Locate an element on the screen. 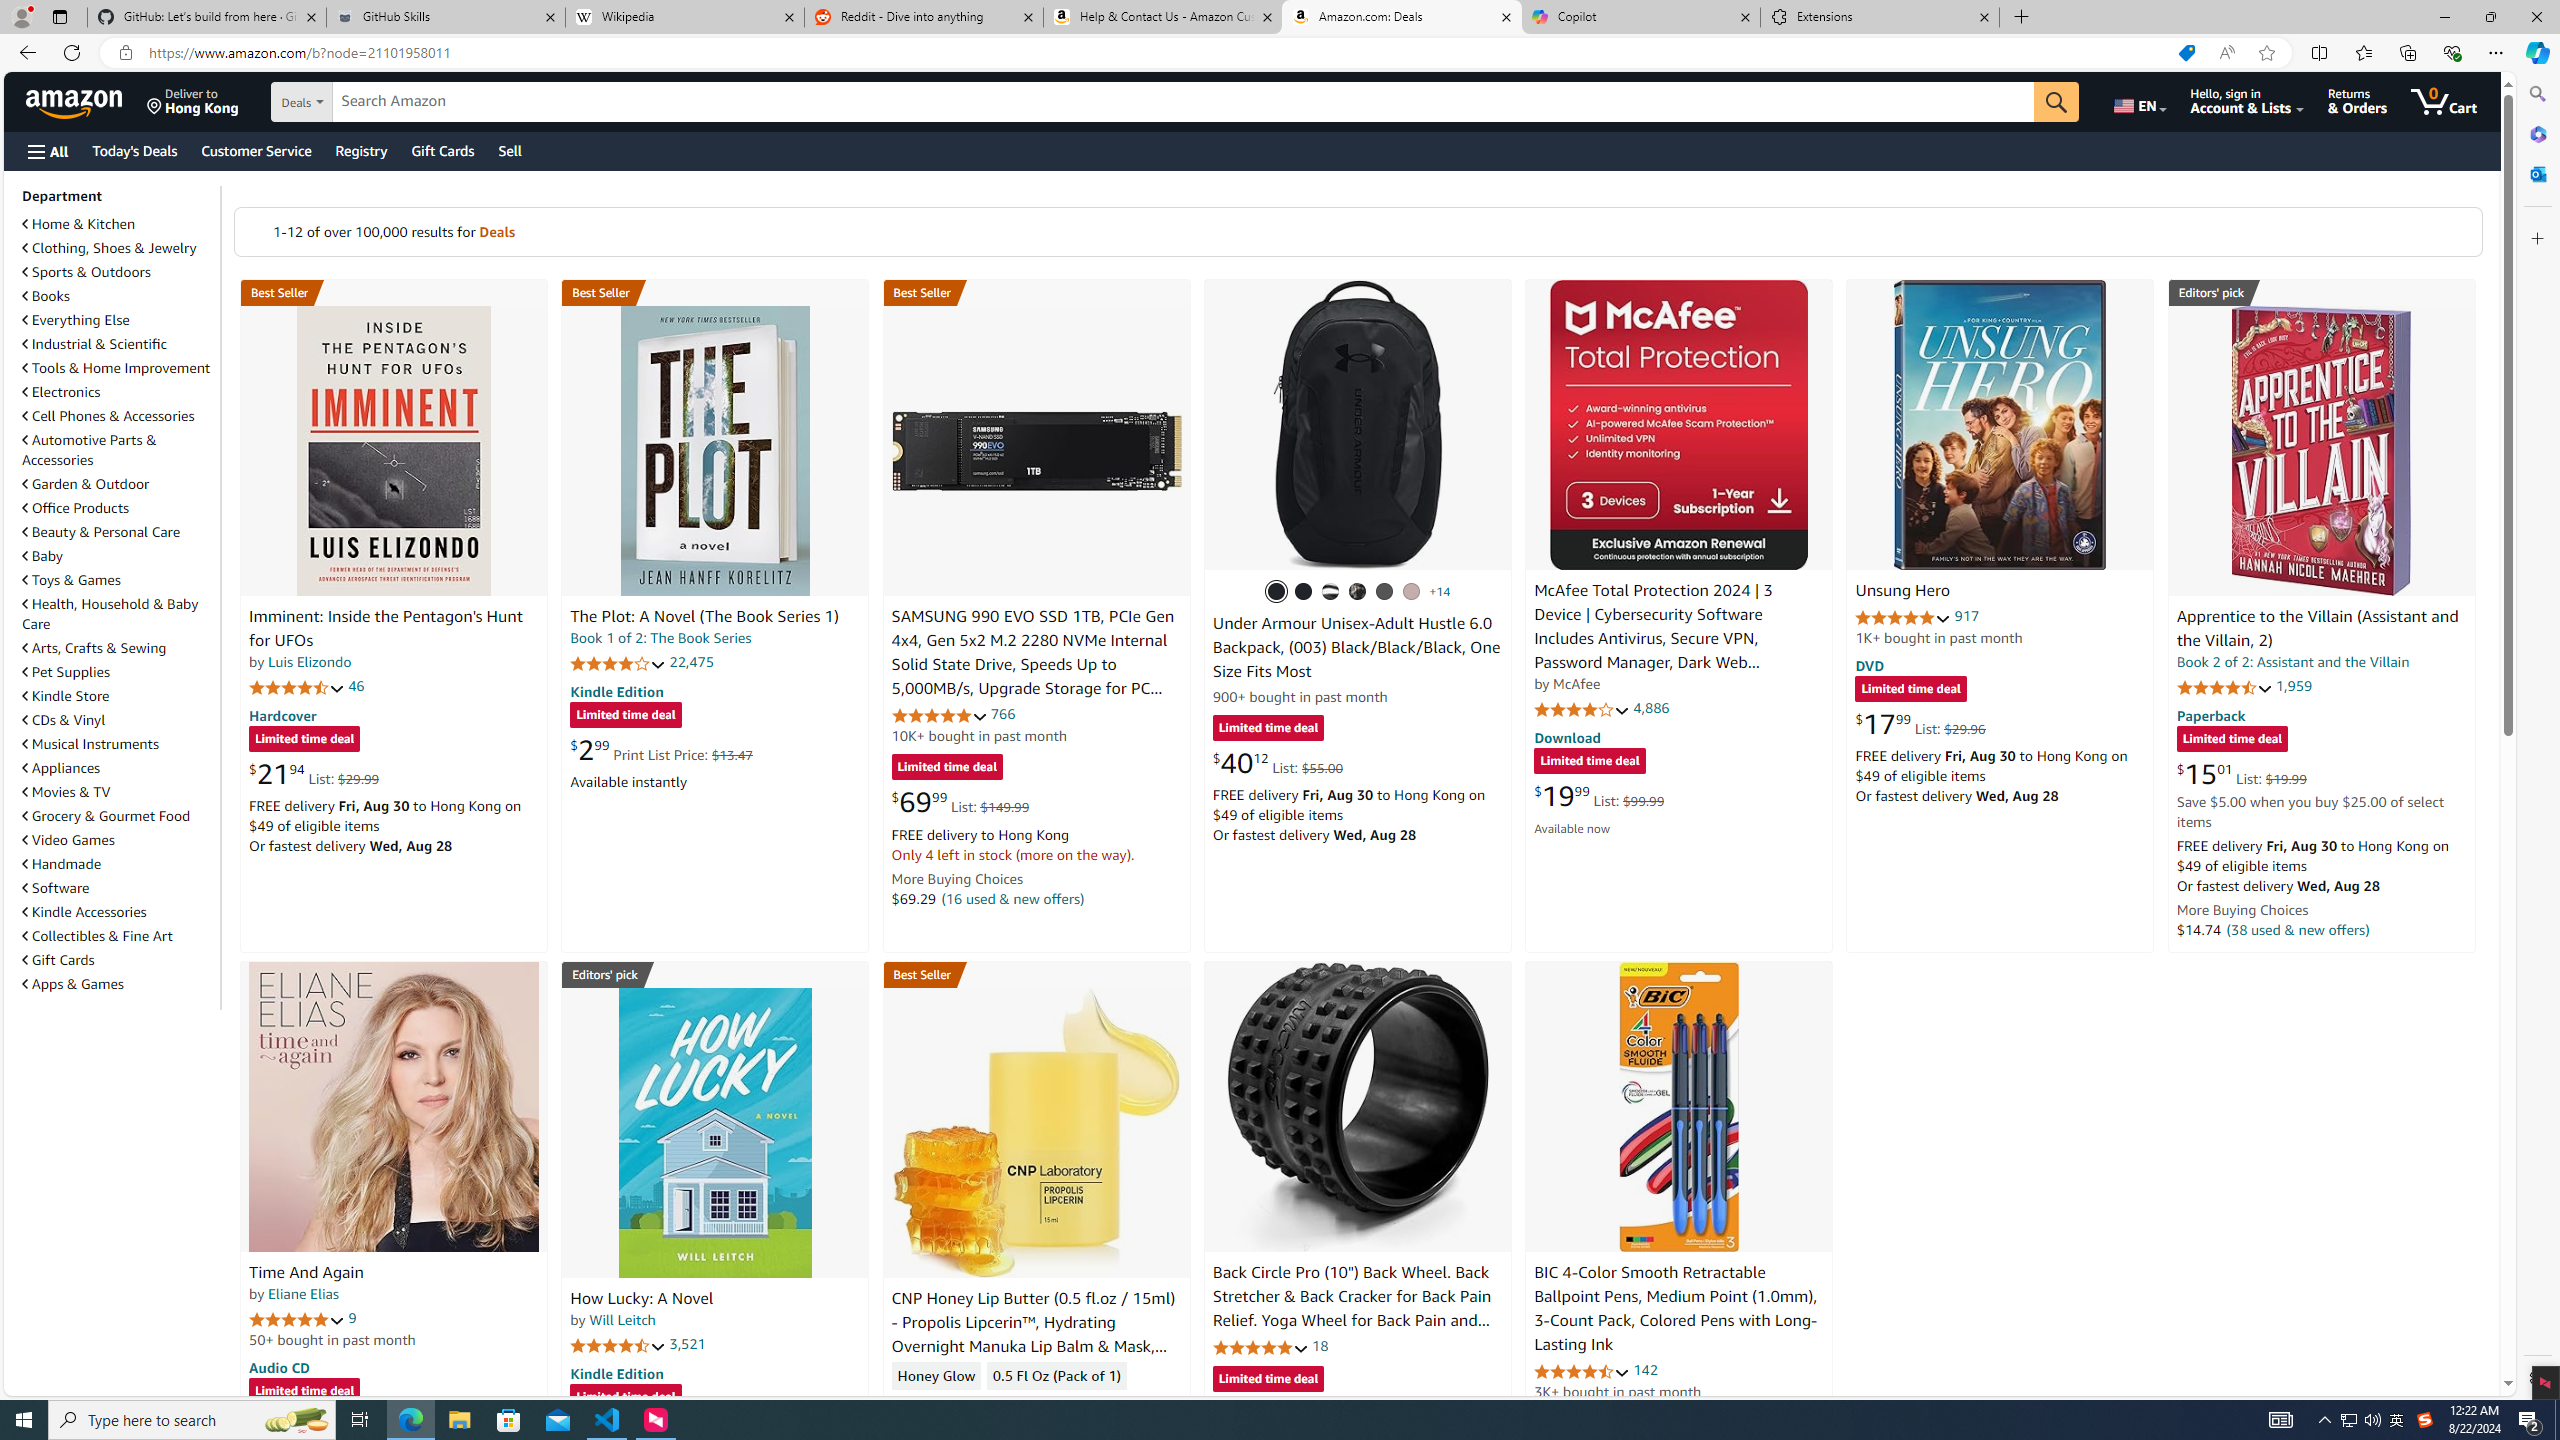  '9' is located at coordinates (351, 1317).